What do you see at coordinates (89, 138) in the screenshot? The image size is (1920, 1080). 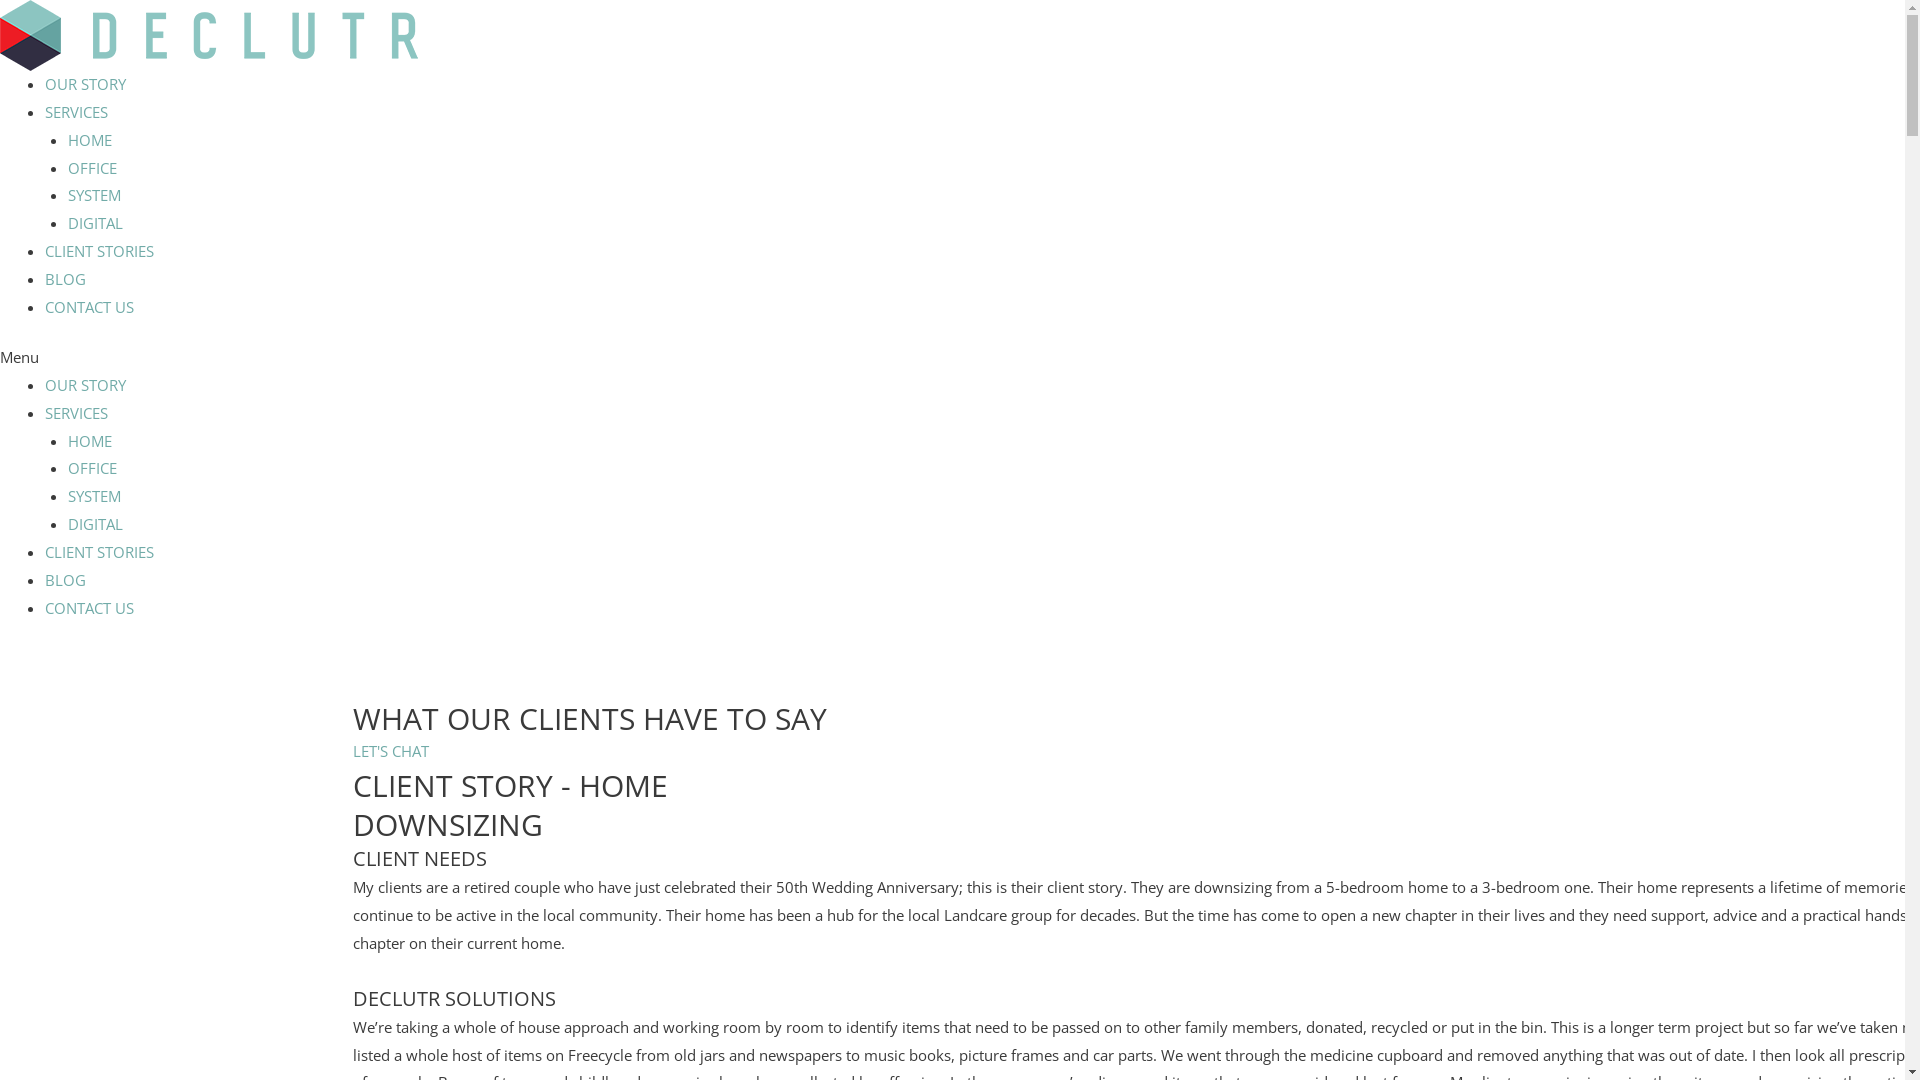 I see `'HOME'` at bounding box center [89, 138].